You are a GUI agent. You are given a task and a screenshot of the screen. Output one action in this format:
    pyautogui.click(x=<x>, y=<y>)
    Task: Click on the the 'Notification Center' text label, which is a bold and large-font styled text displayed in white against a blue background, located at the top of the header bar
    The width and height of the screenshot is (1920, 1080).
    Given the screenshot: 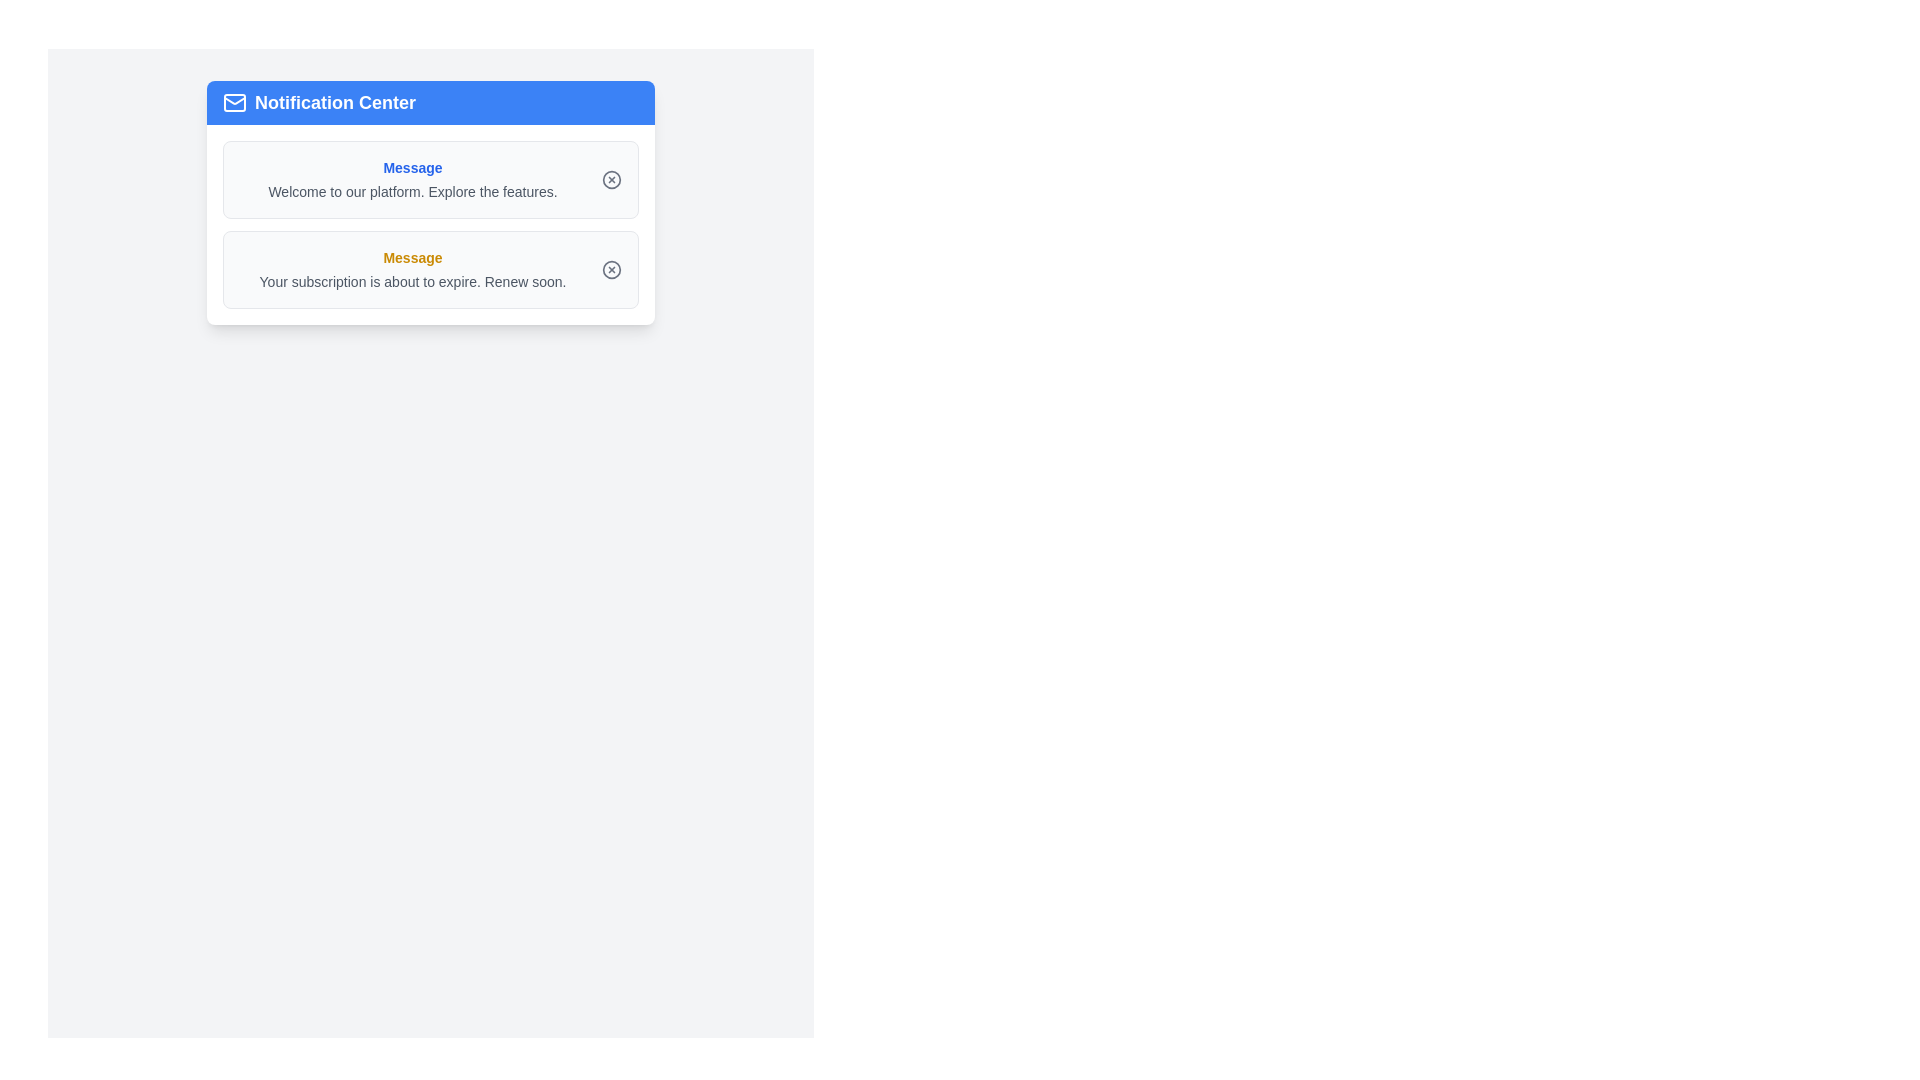 What is the action you would take?
    pyautogui.click(x=335, y=103)
    